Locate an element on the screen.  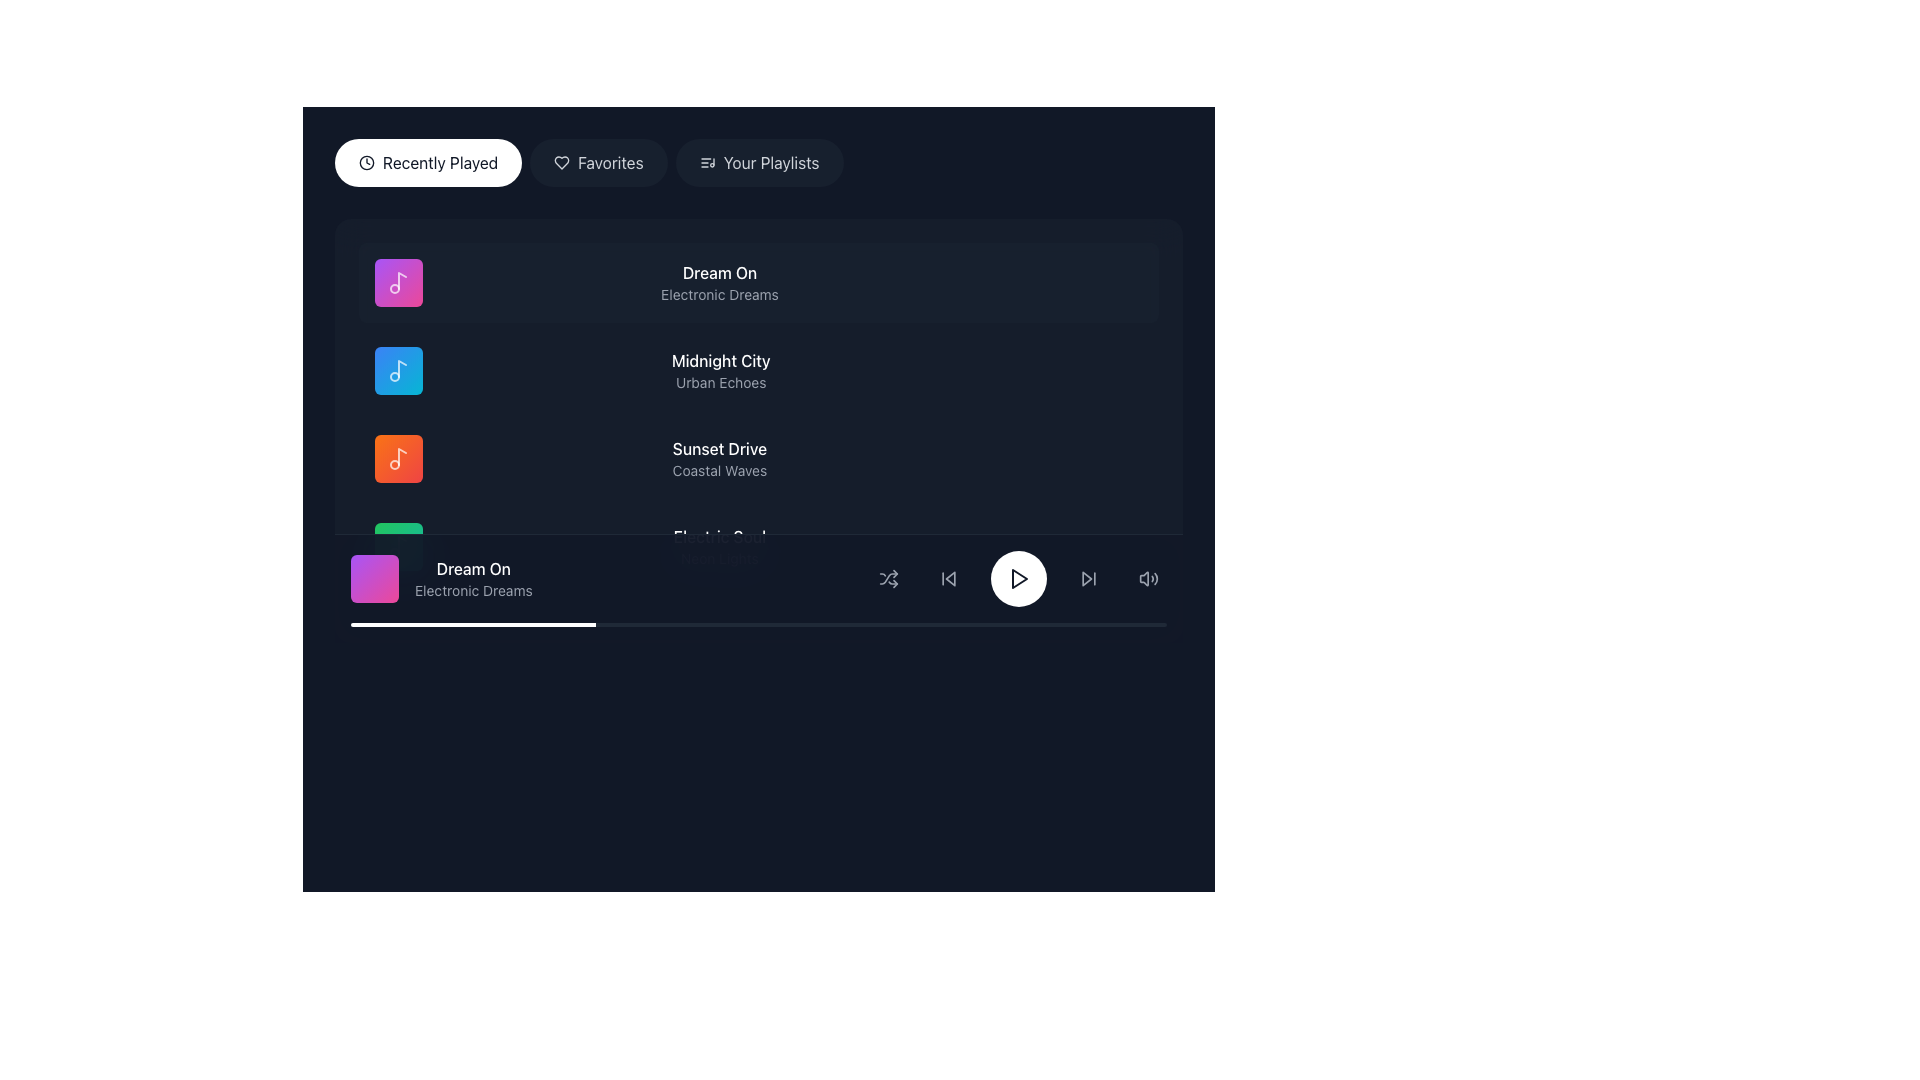
the interactive button related to the 'Dream On' song item, which is positioned to the right of the title and artist information is located at coordinates (1032, 282).